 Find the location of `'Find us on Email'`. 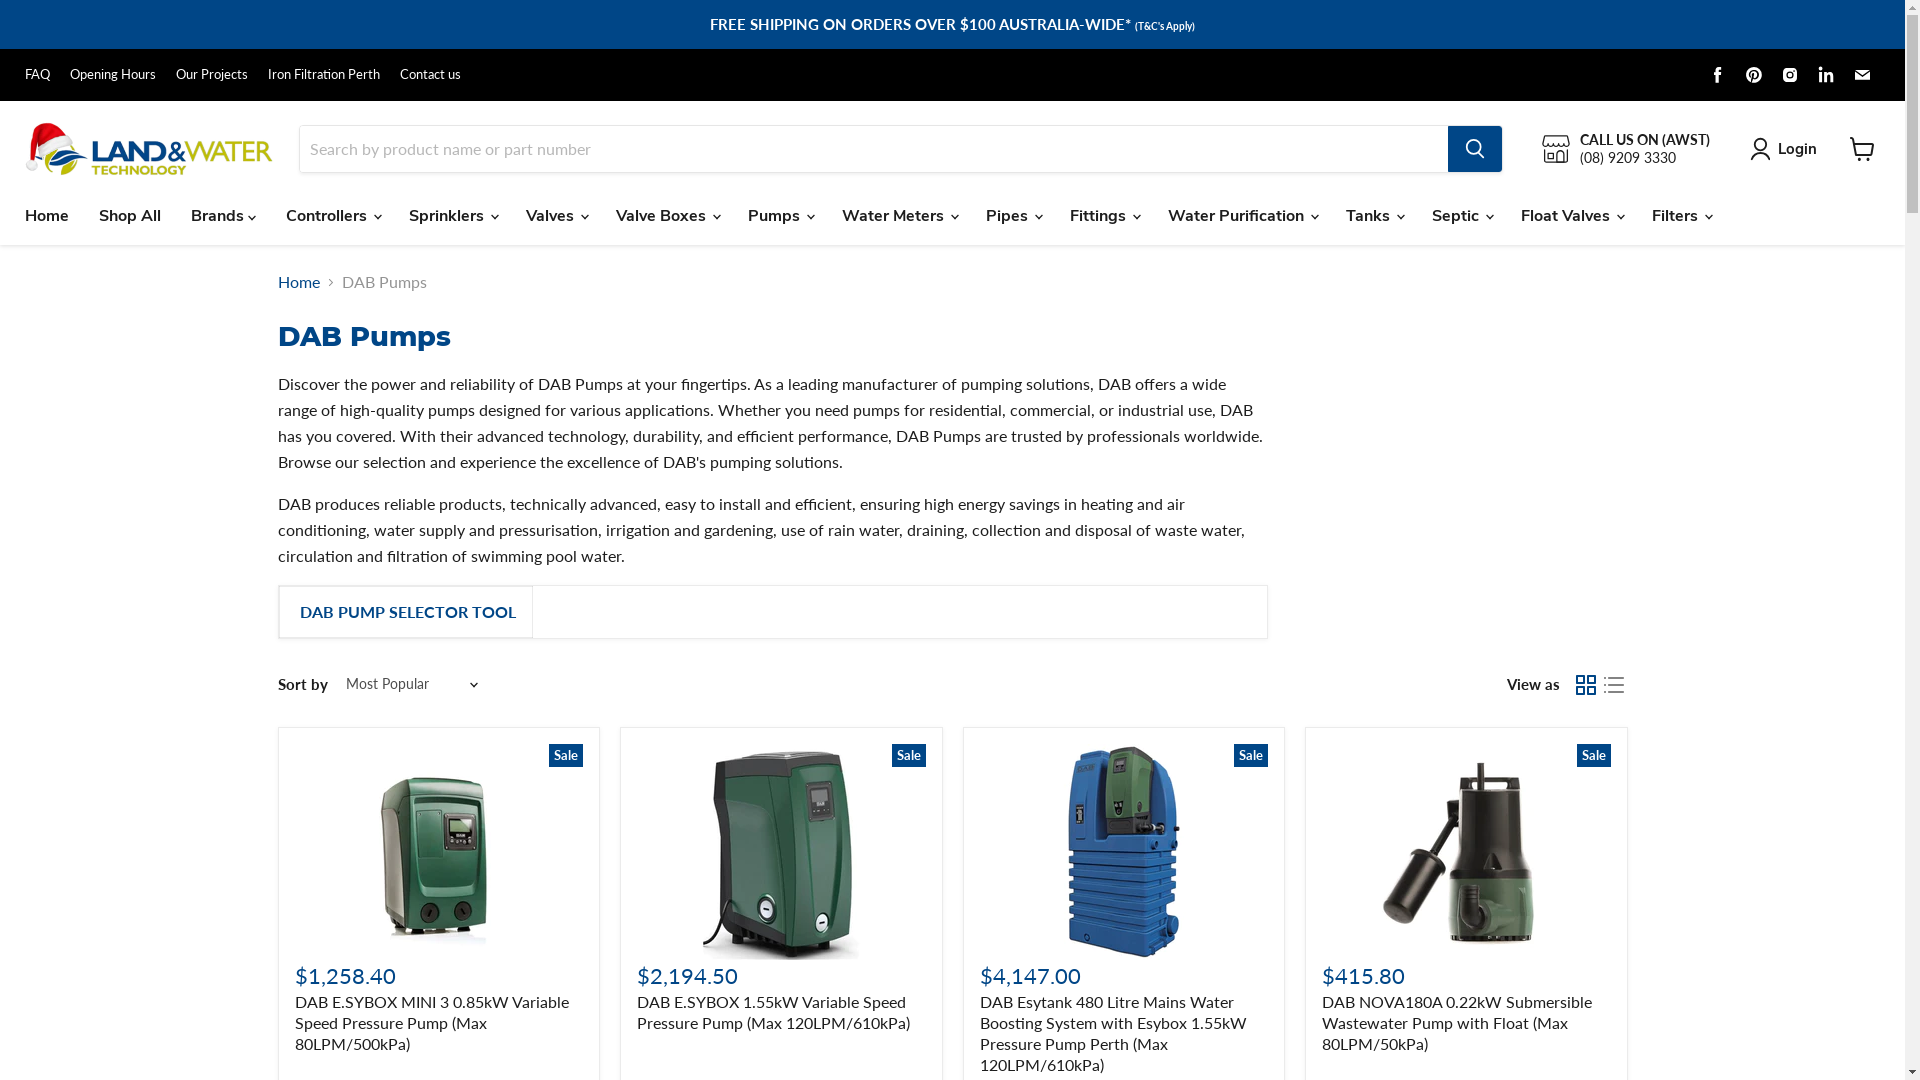

'Find us on Email' is located at coordinates (1861, 72).